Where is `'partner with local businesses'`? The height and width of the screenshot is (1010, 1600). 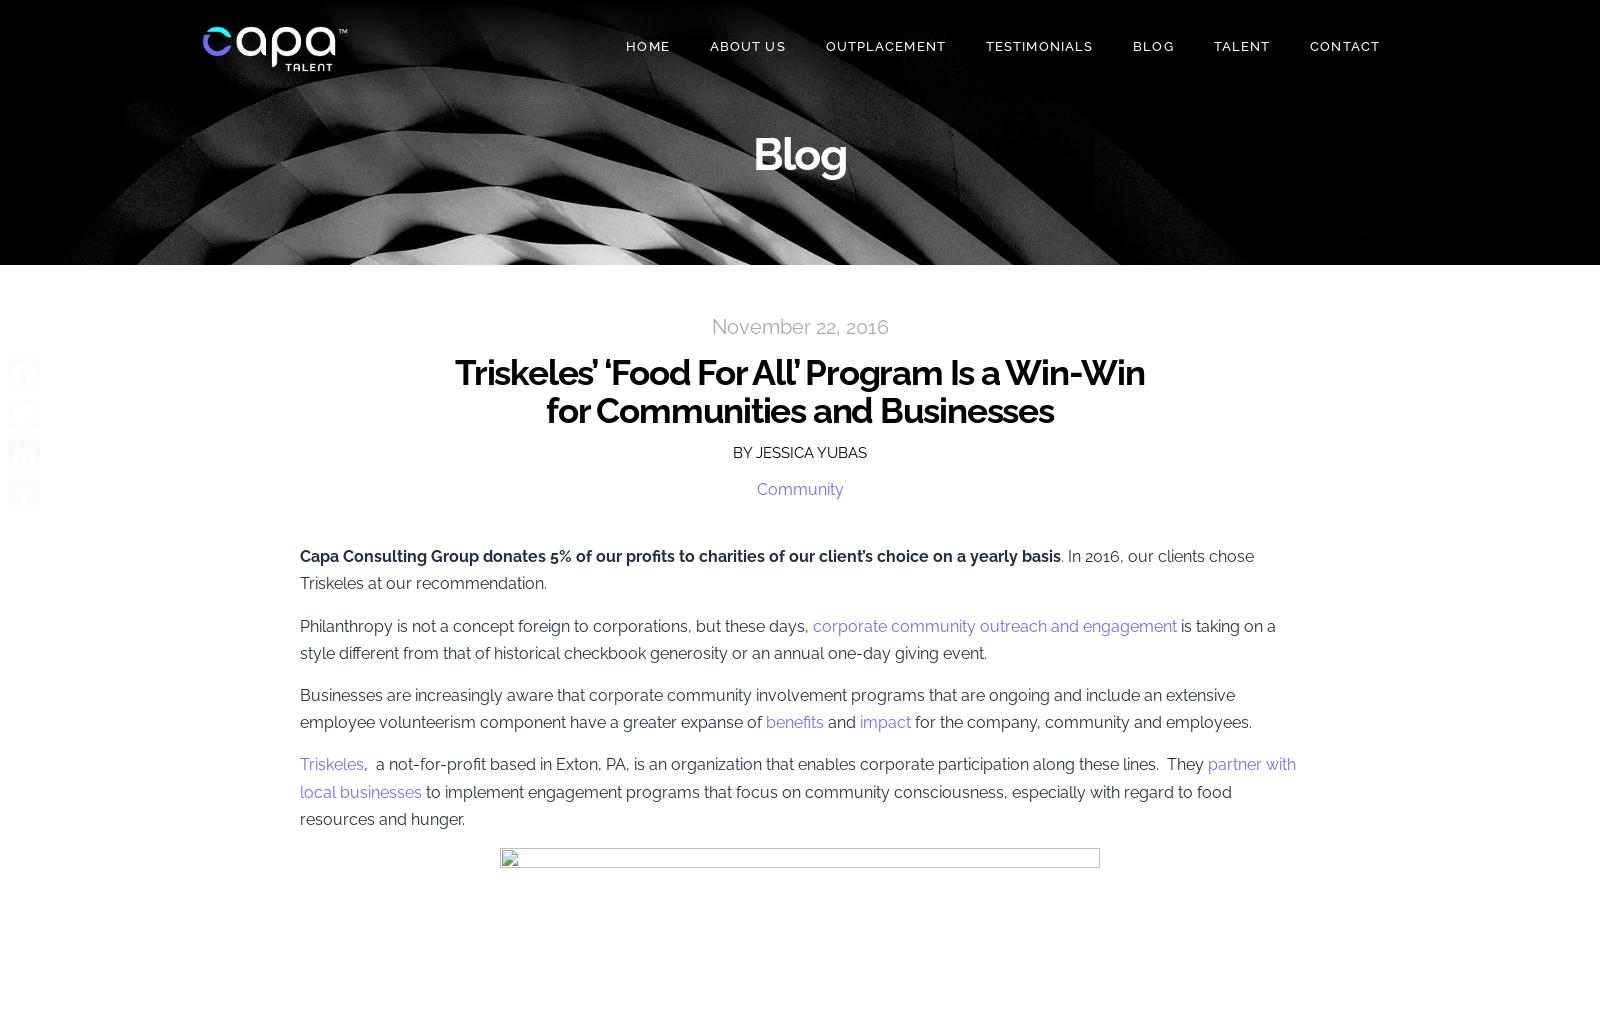
'partner with local businesses' is located at coordinates (798, 778).